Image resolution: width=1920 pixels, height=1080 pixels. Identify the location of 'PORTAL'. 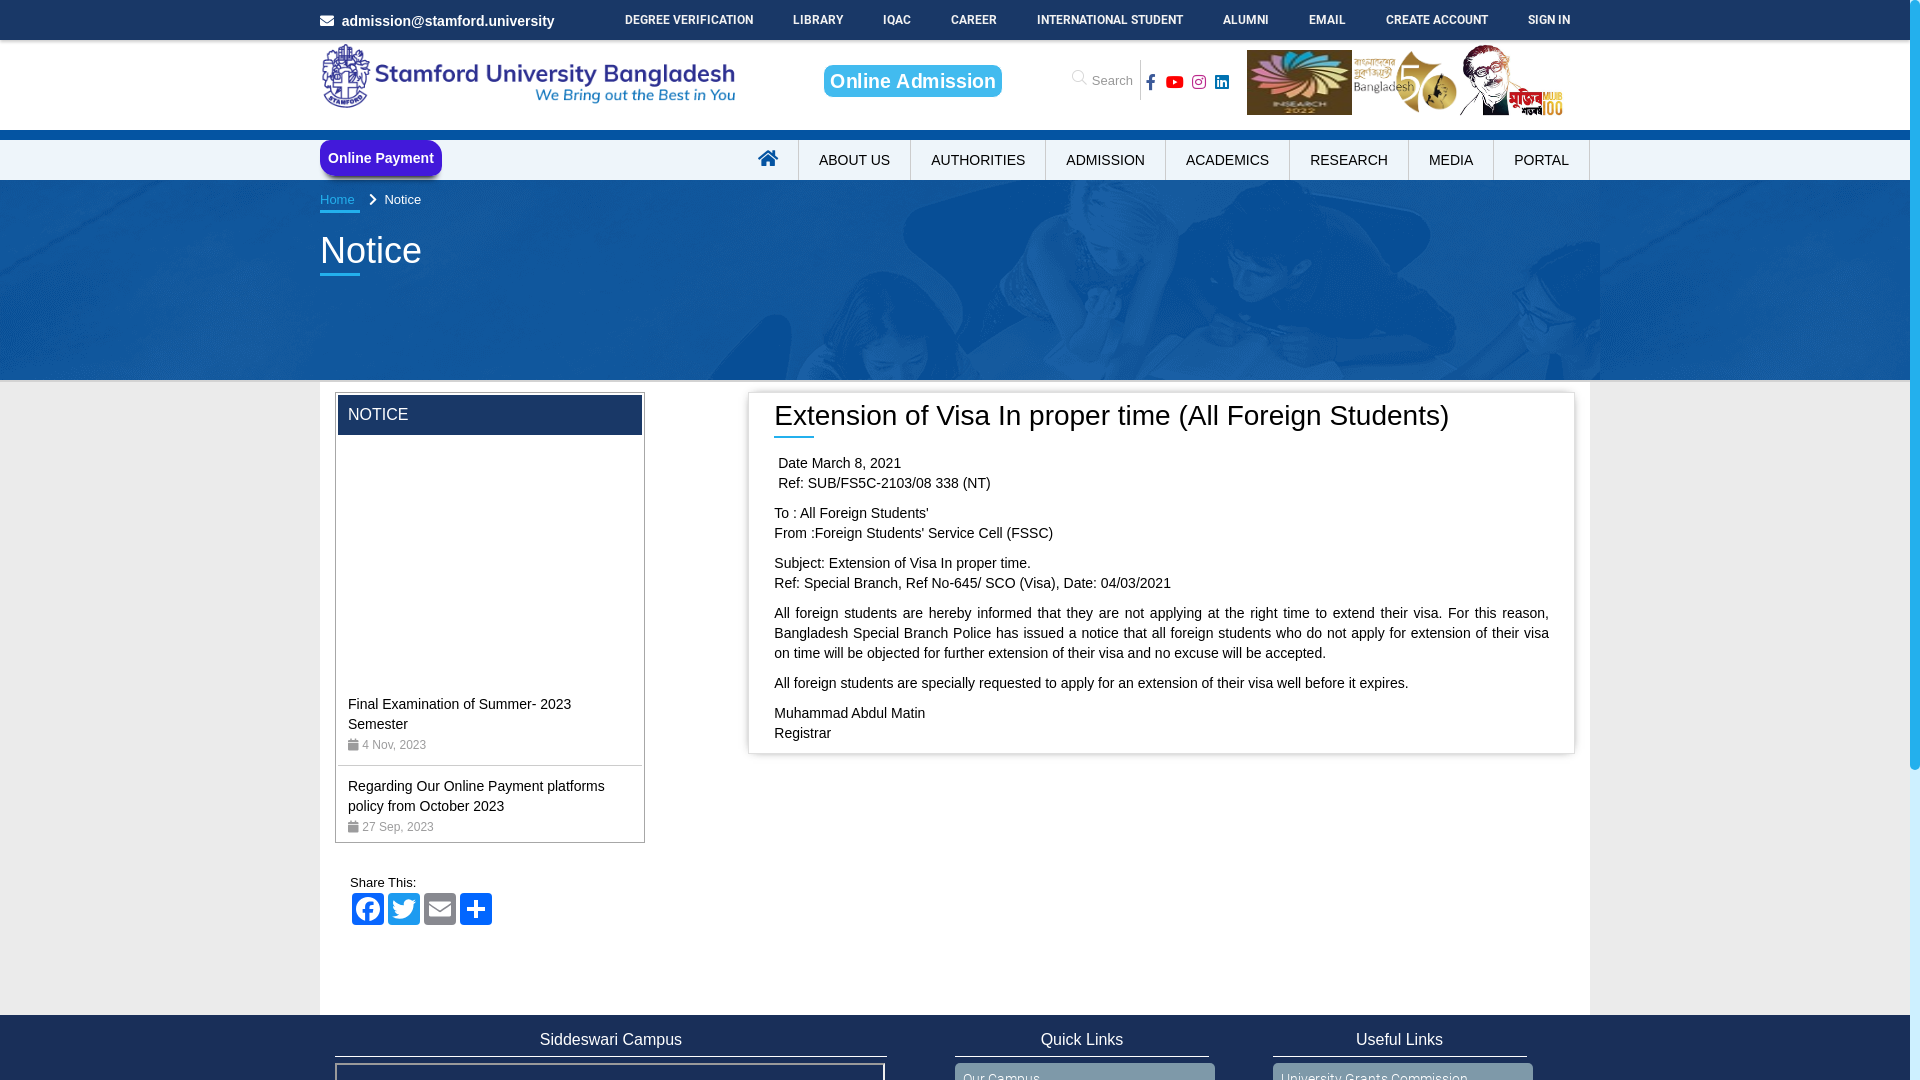
(1493, 158).